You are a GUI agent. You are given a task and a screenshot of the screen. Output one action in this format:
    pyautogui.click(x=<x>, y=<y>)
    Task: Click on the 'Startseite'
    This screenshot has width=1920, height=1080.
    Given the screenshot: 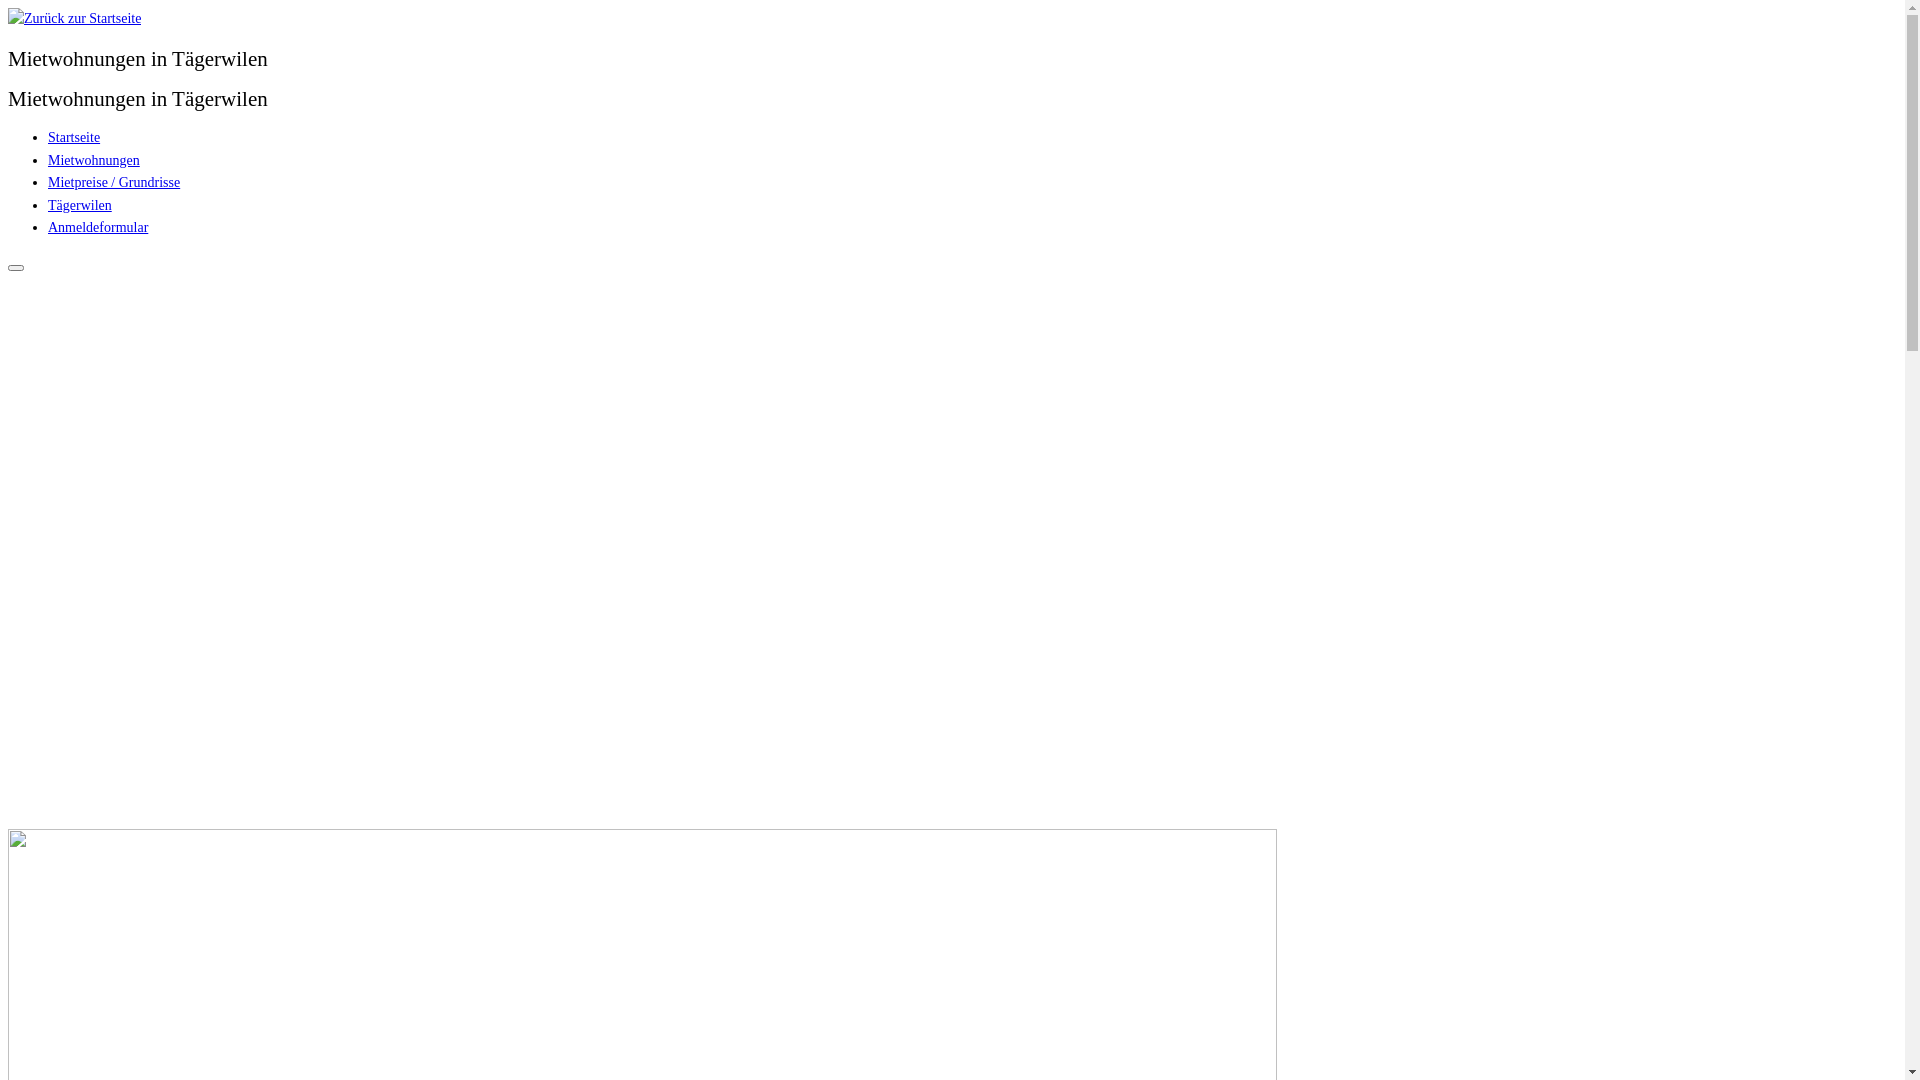 What is the action you would take?
    pyautogui.click(x=73, y=136)
    